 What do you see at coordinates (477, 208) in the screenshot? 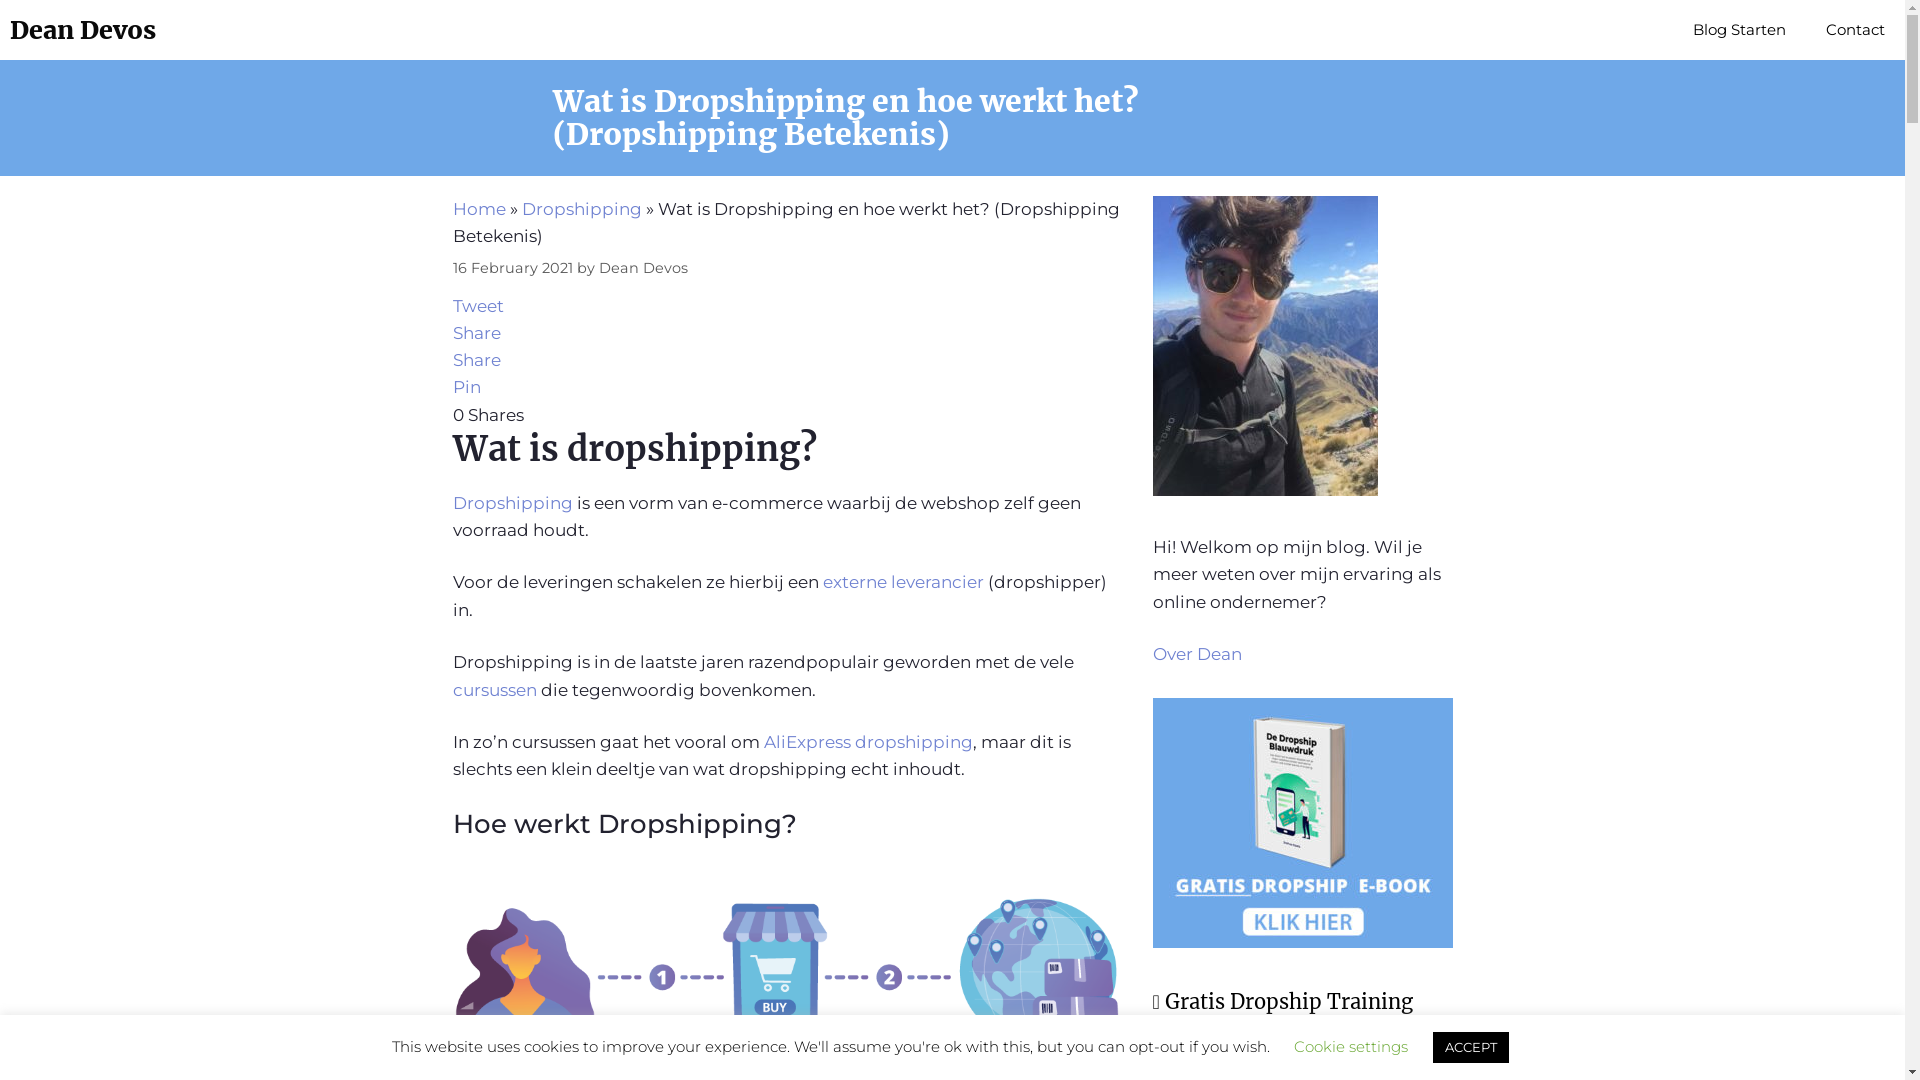
I see `'Home'` at bounding box center [477, 208].